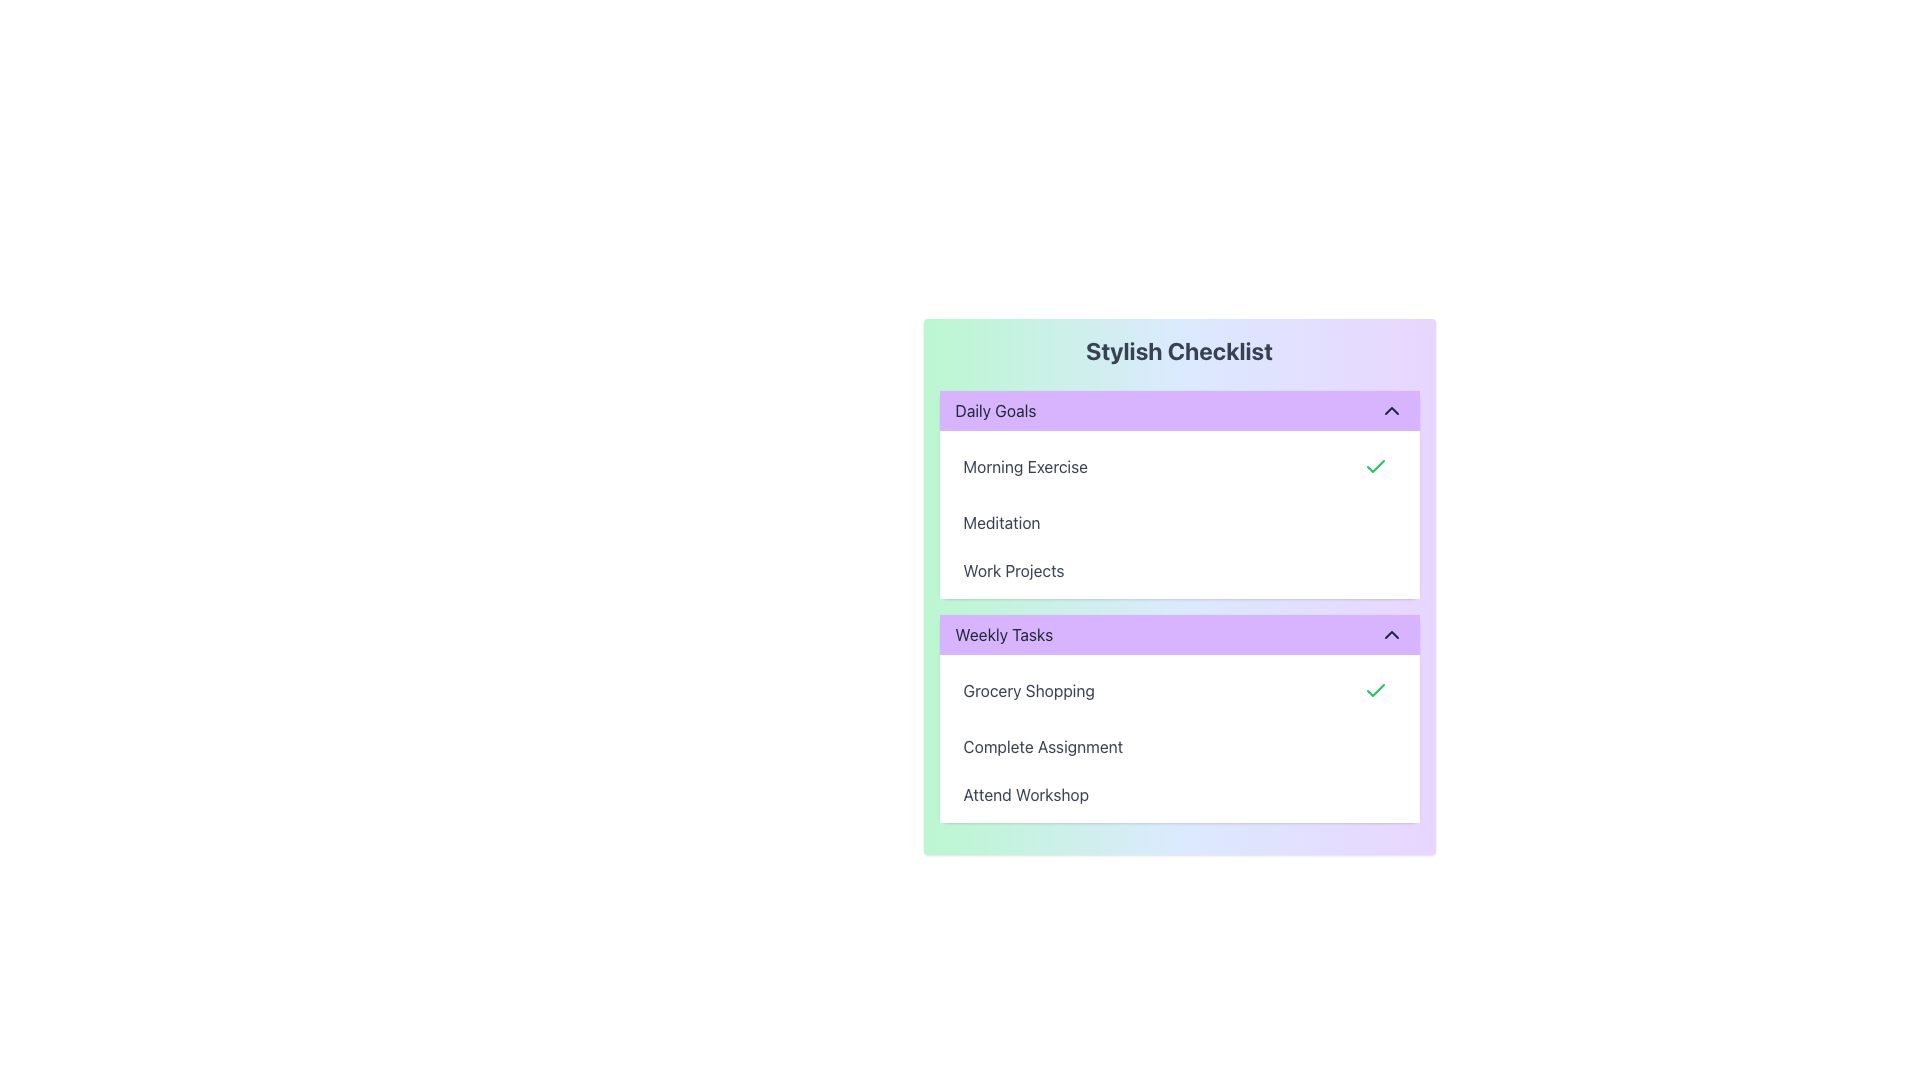 This screenshot has width=1920, height=1080. I want to click on text label displaying 'Meditation' located in the 'Daily Goals' section of the checklist interface, which is the second item listed, so click(1002, 522).